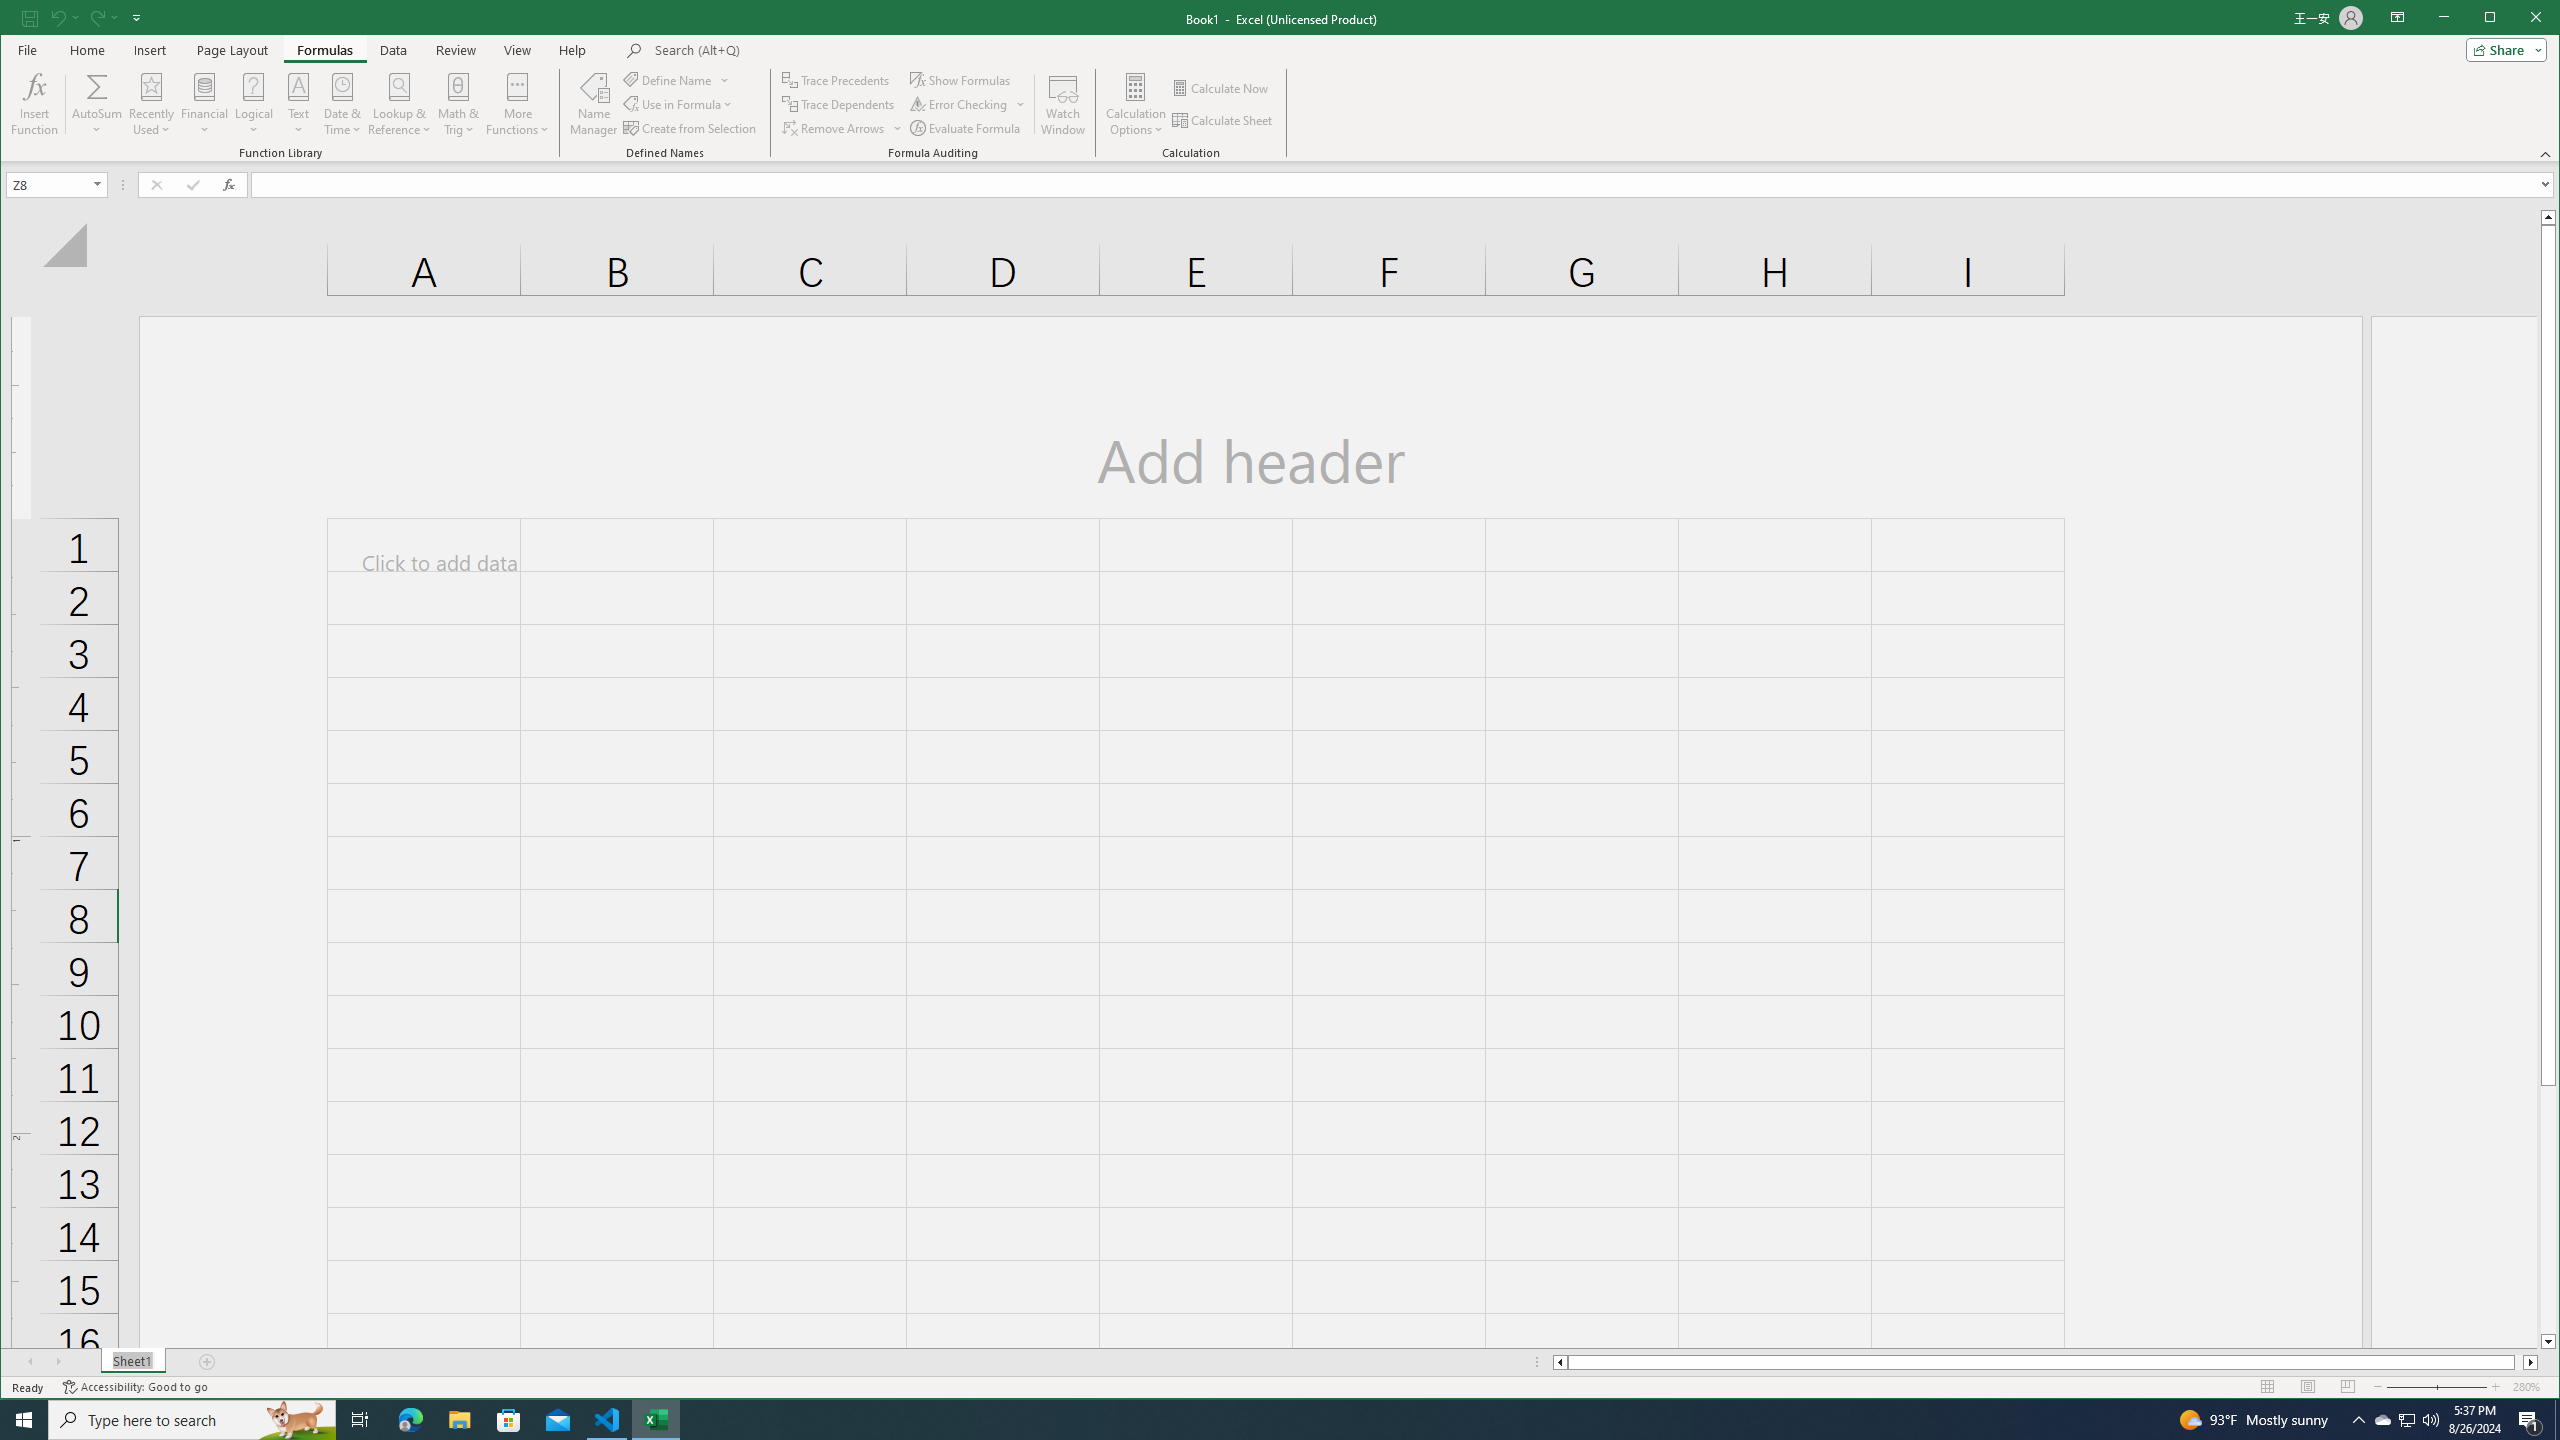 The width and height of the screenshot is (2560, 1440). I want to click on 'Visual Studio Code - 1 running window', so click(607, 1418).